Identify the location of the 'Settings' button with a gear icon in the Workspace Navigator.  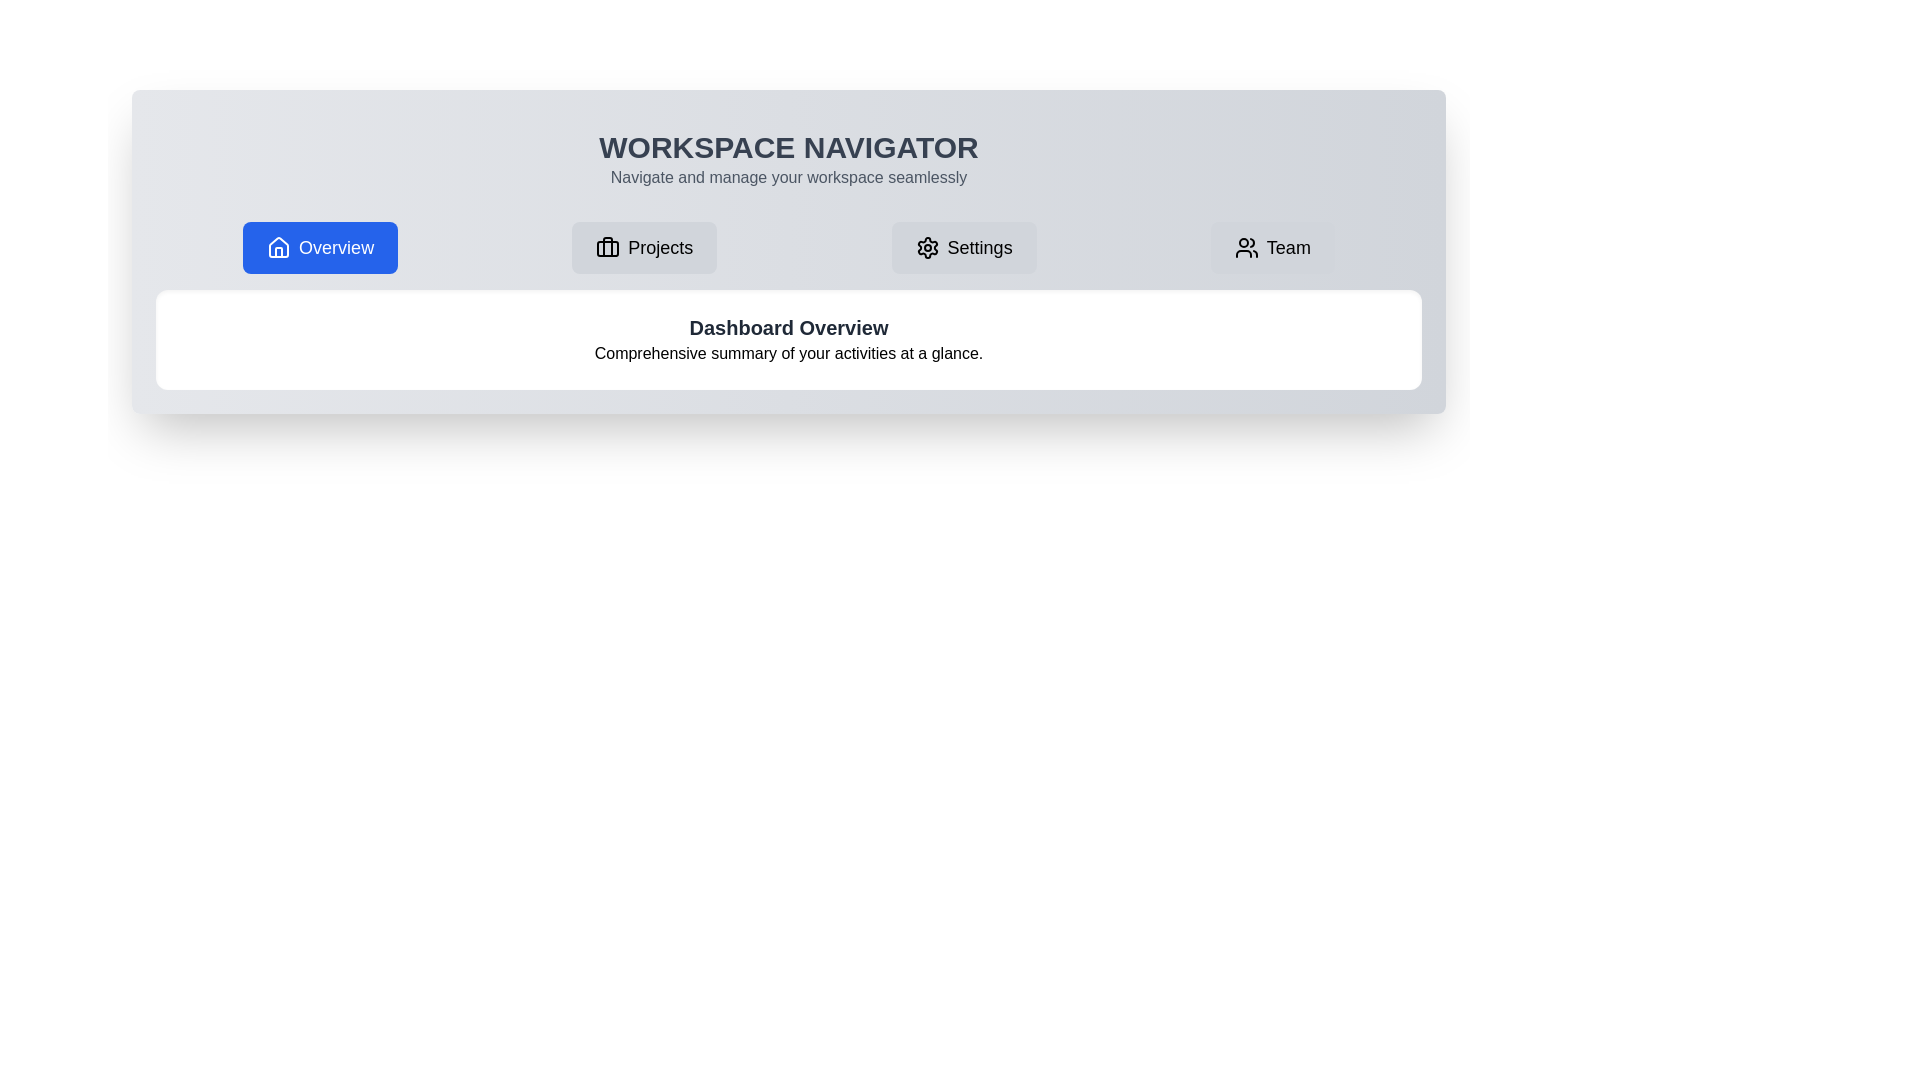
(964, 246).